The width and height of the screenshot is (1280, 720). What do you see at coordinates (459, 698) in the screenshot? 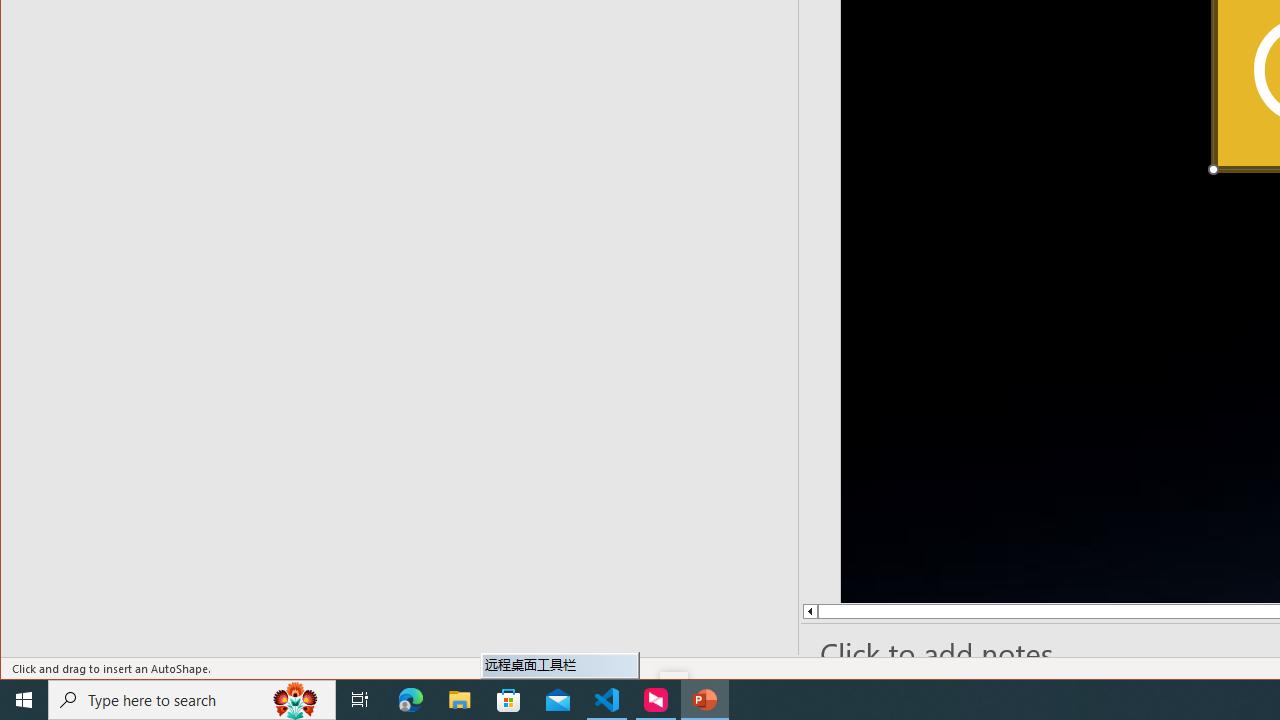
I see `'File Explorer'` at bounding box center [459, 698].